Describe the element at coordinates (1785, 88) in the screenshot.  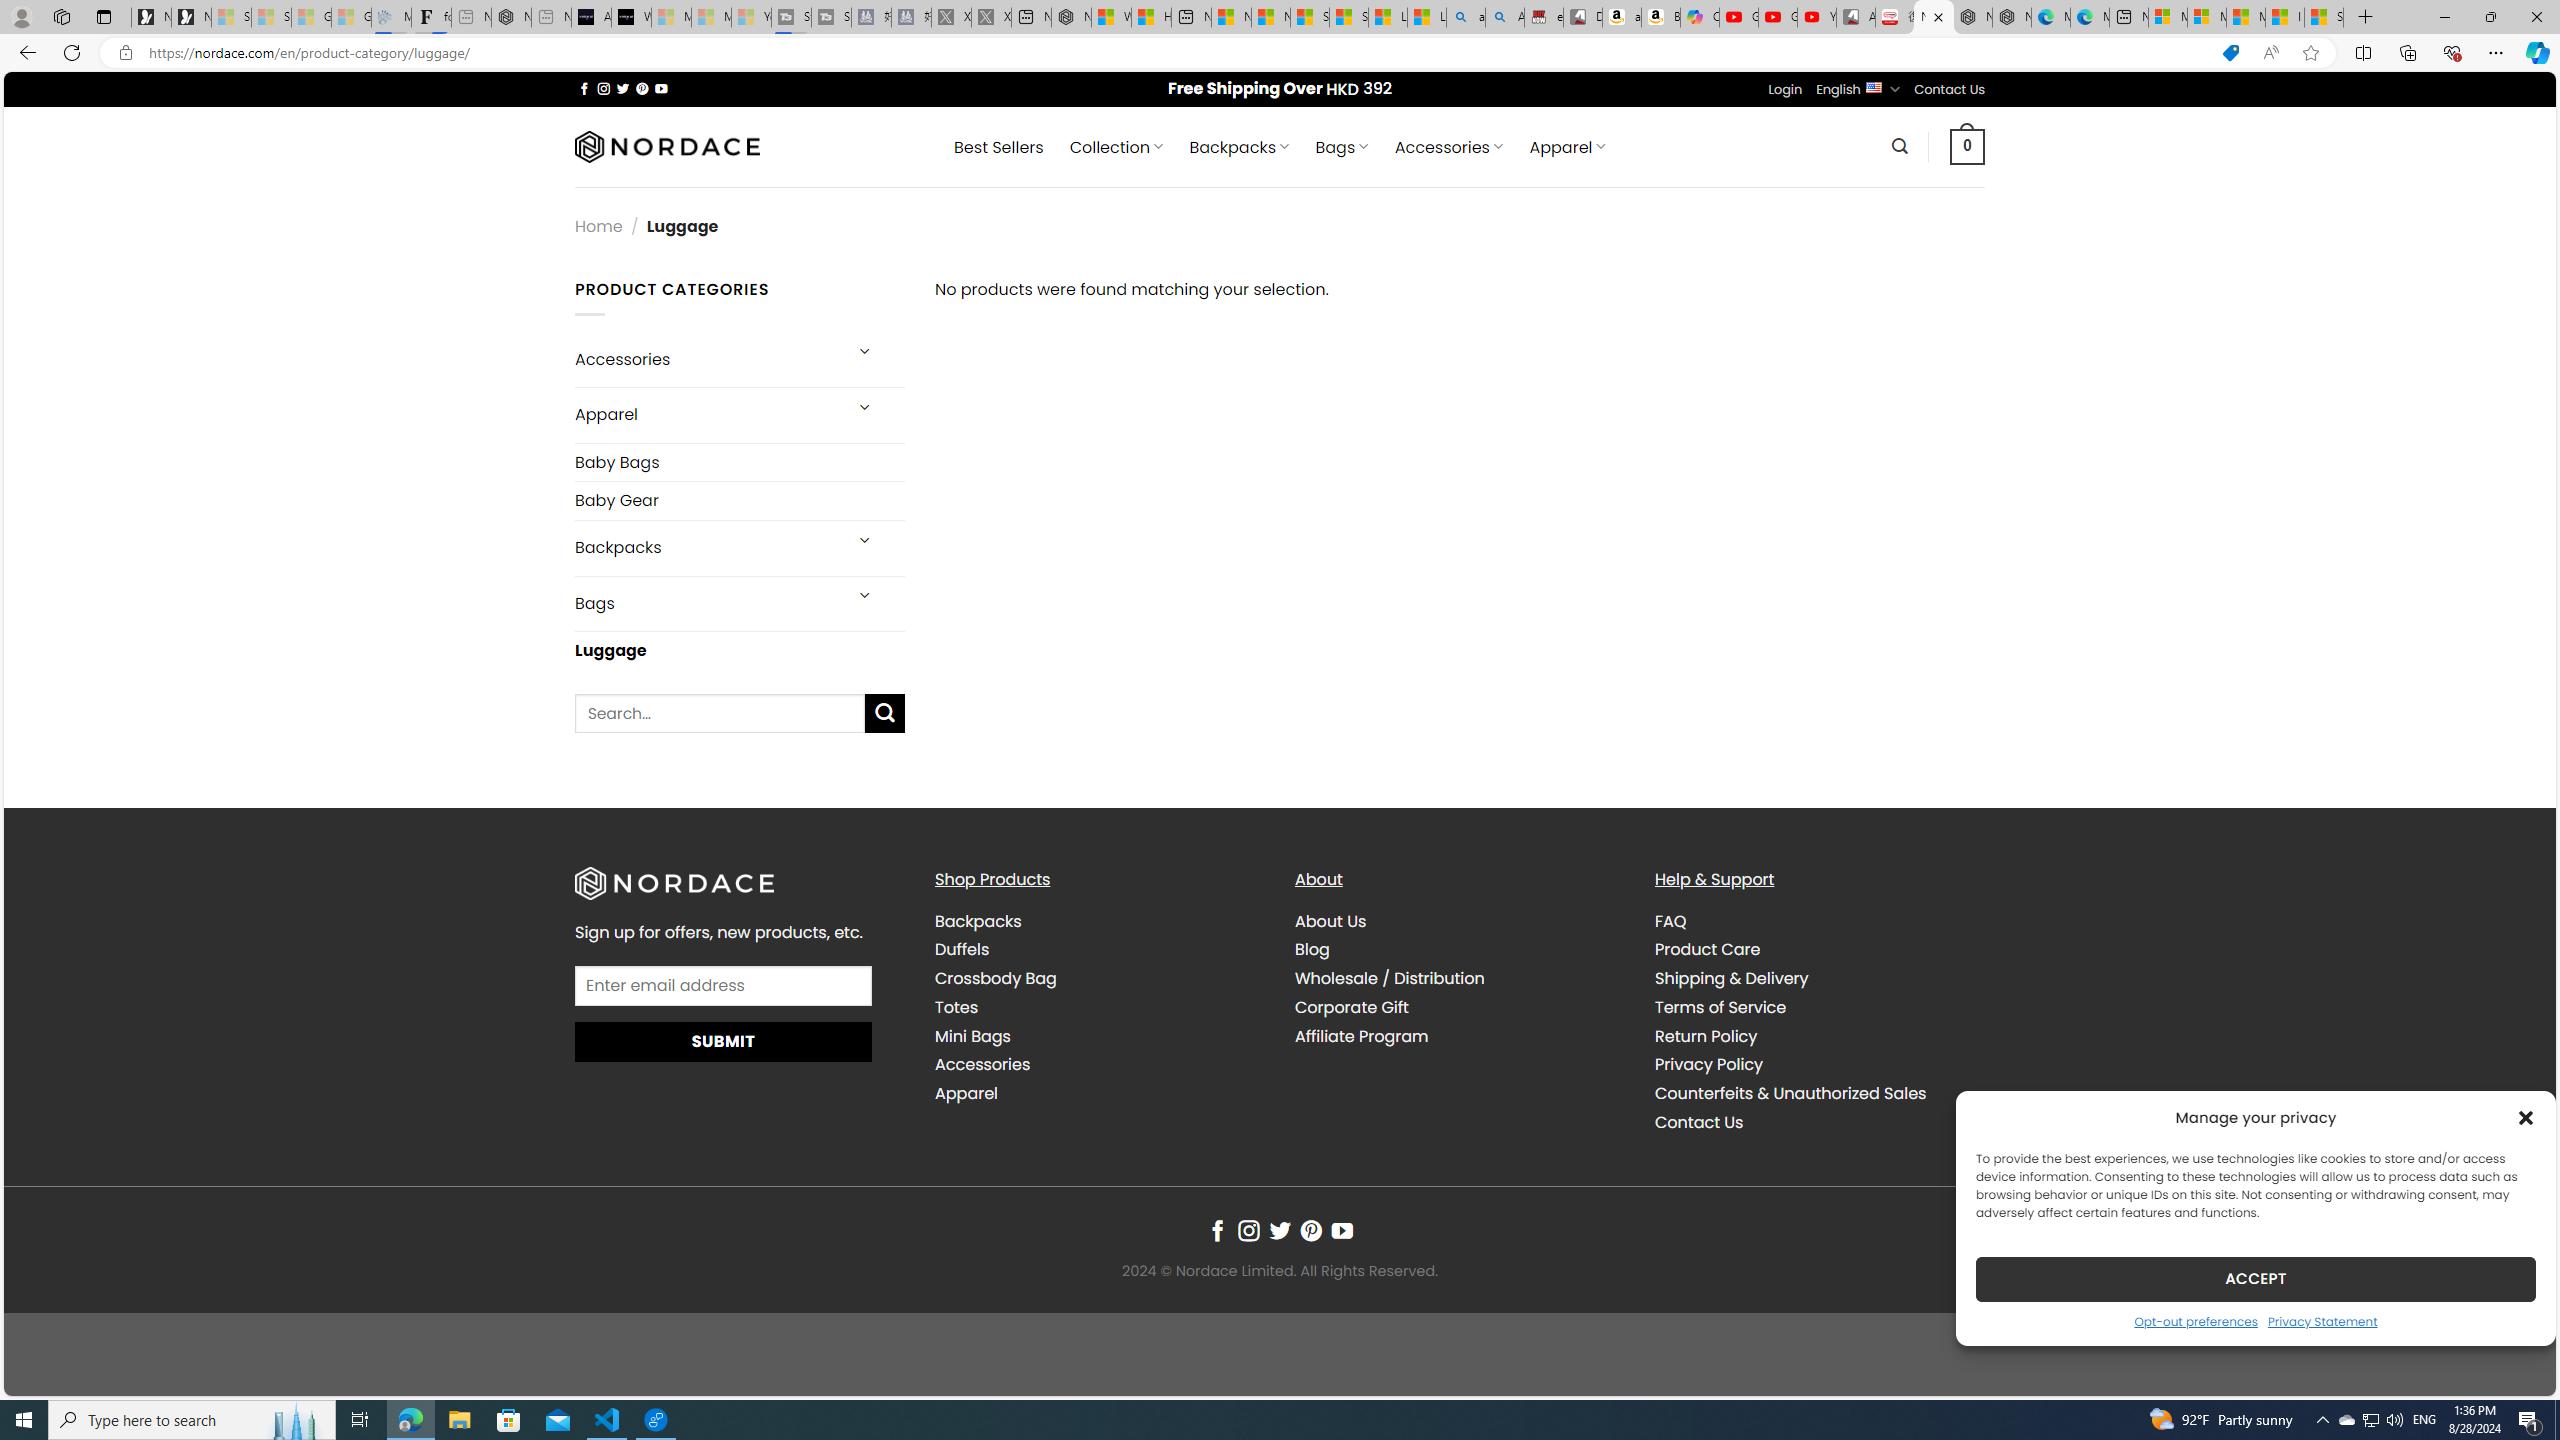
I see `'Login'` at that location.